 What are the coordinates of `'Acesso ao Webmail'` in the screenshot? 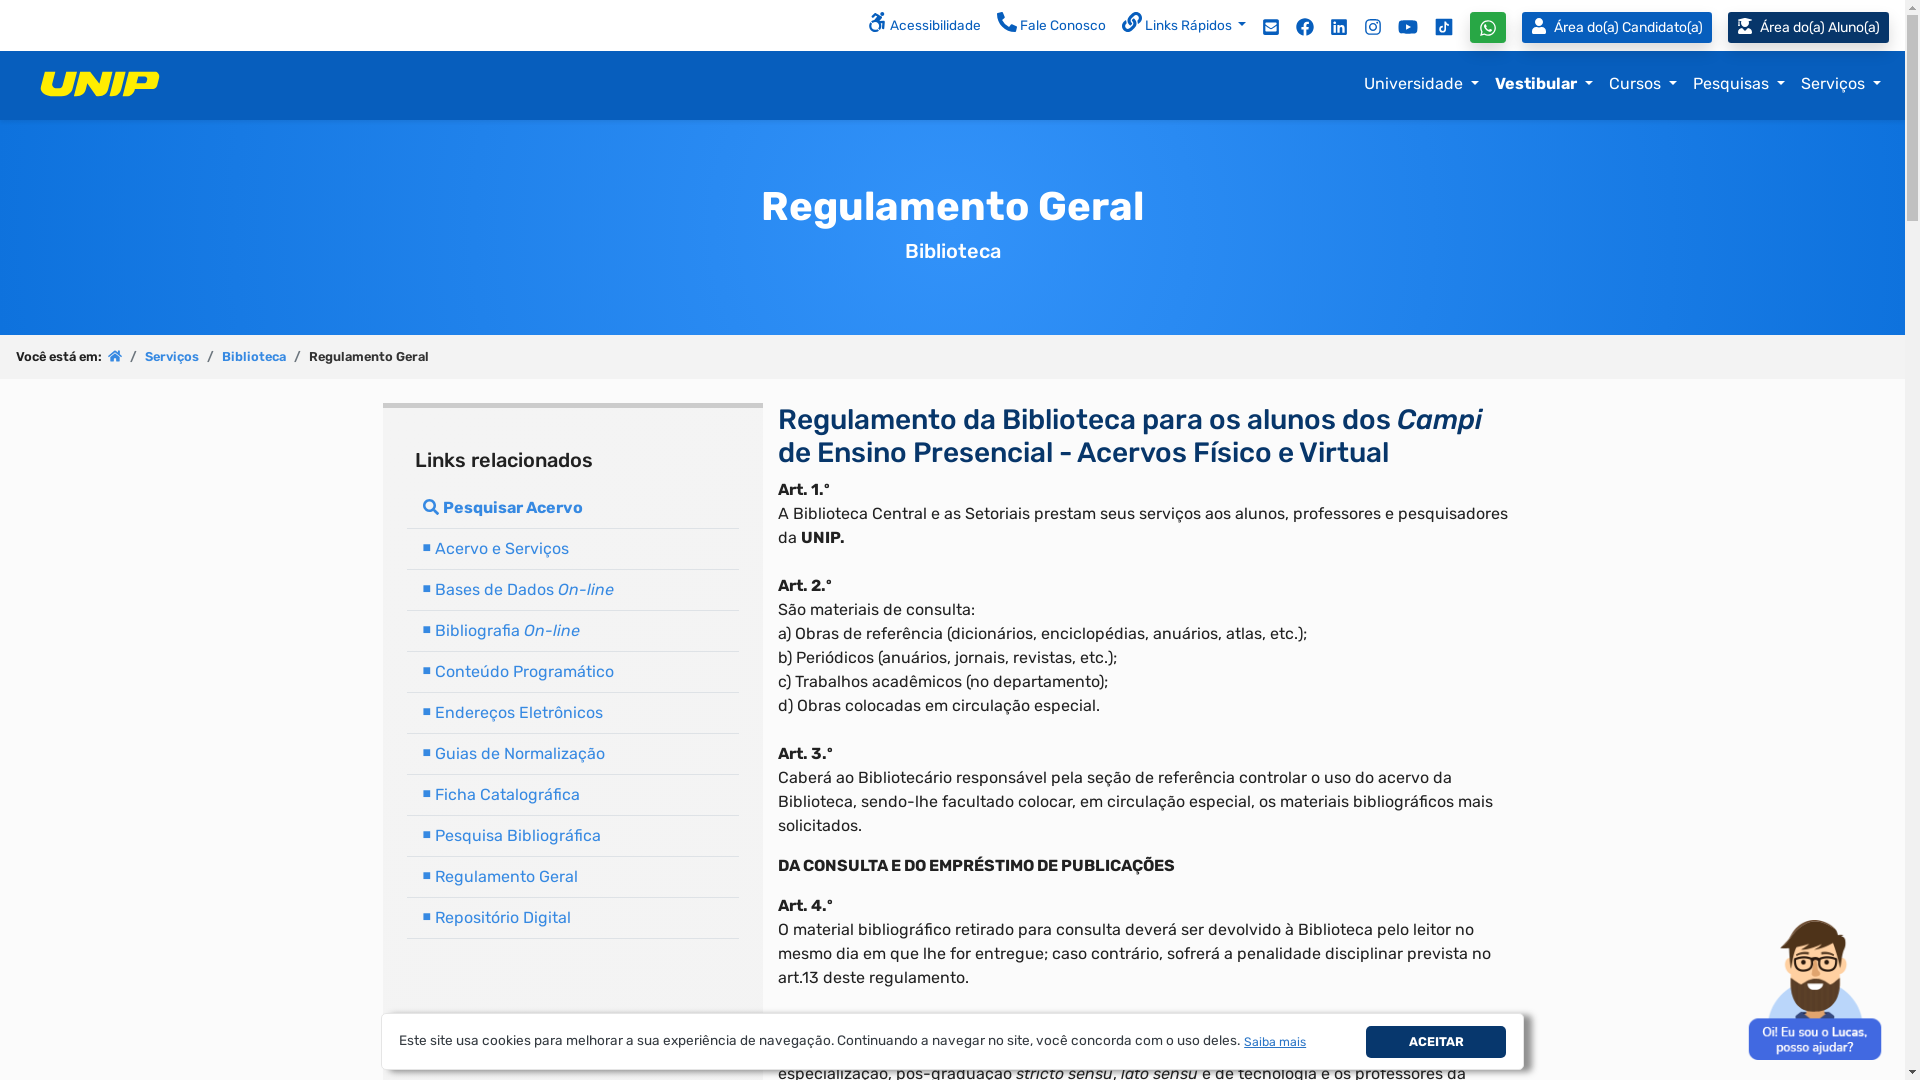 It's located at (1270, 26).